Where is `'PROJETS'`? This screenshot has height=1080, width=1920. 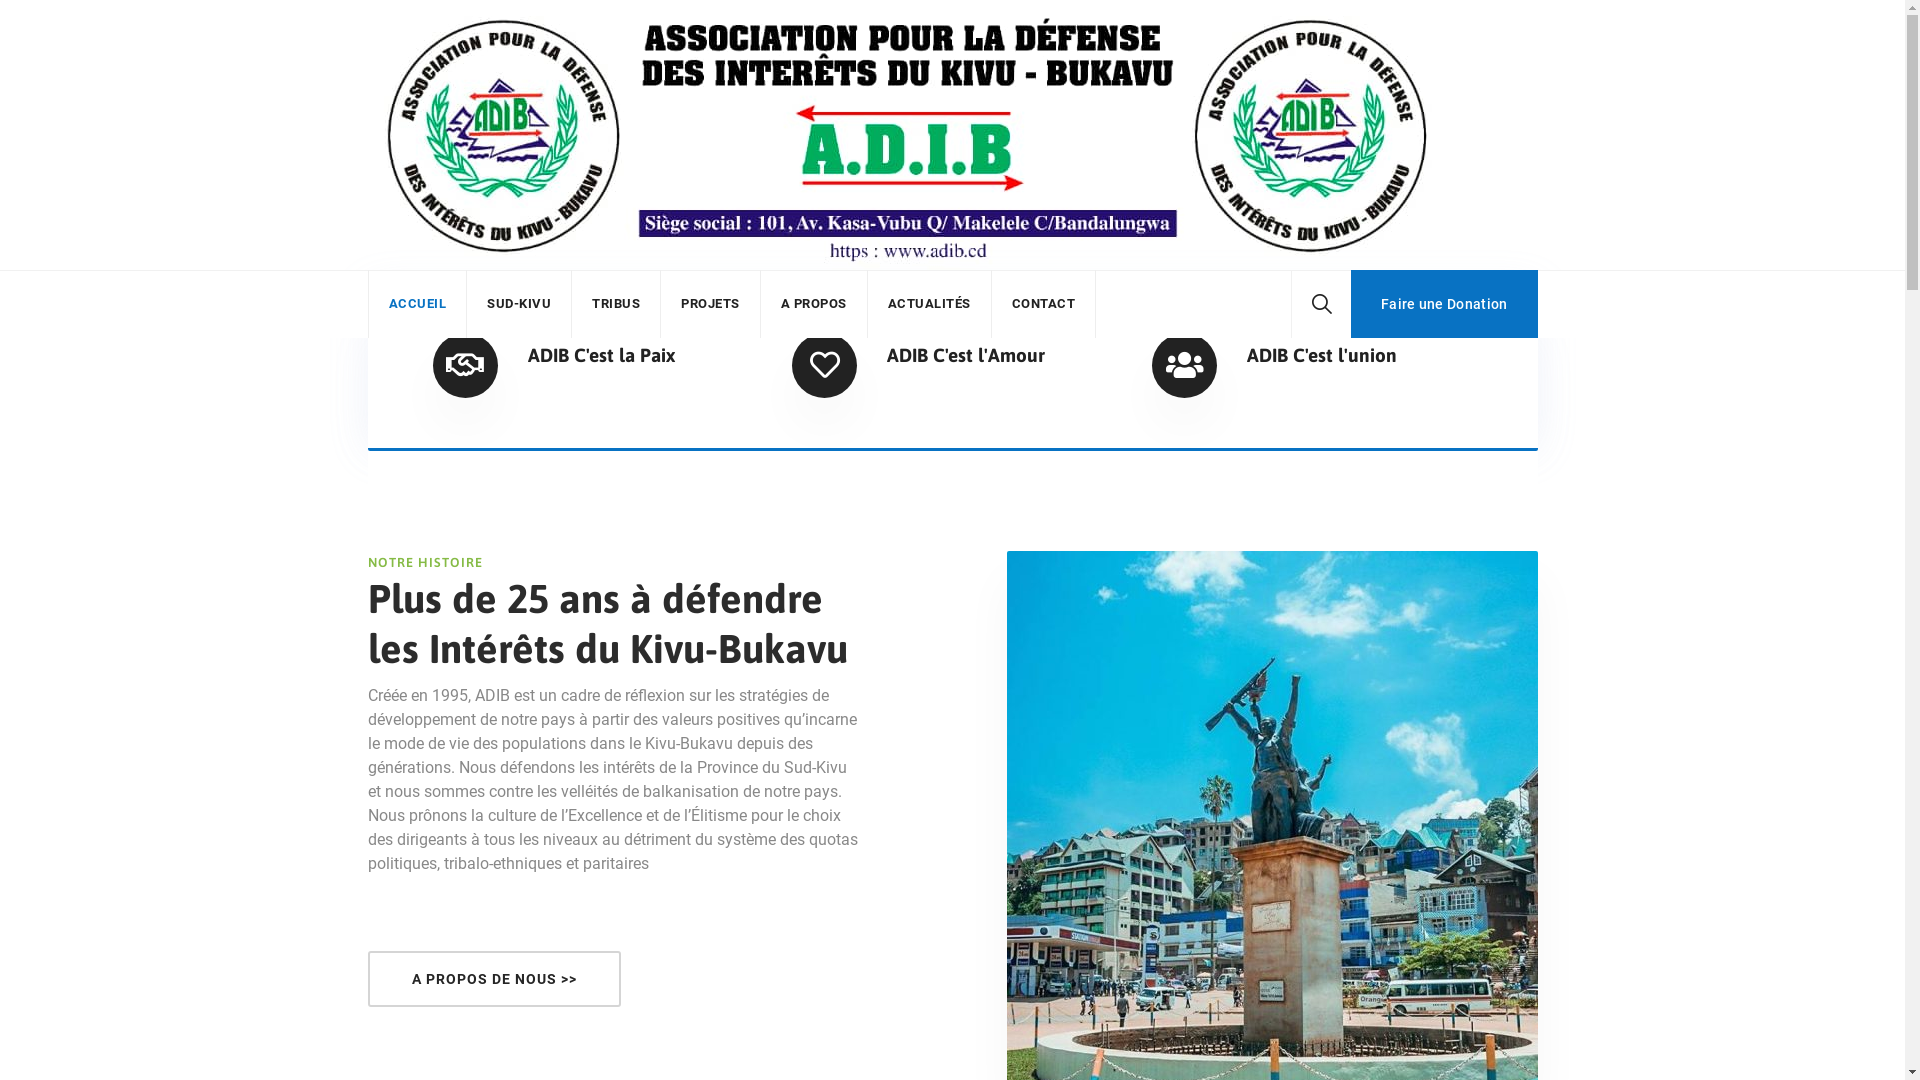
'PROJETS' is located at coordinates (710, 304).